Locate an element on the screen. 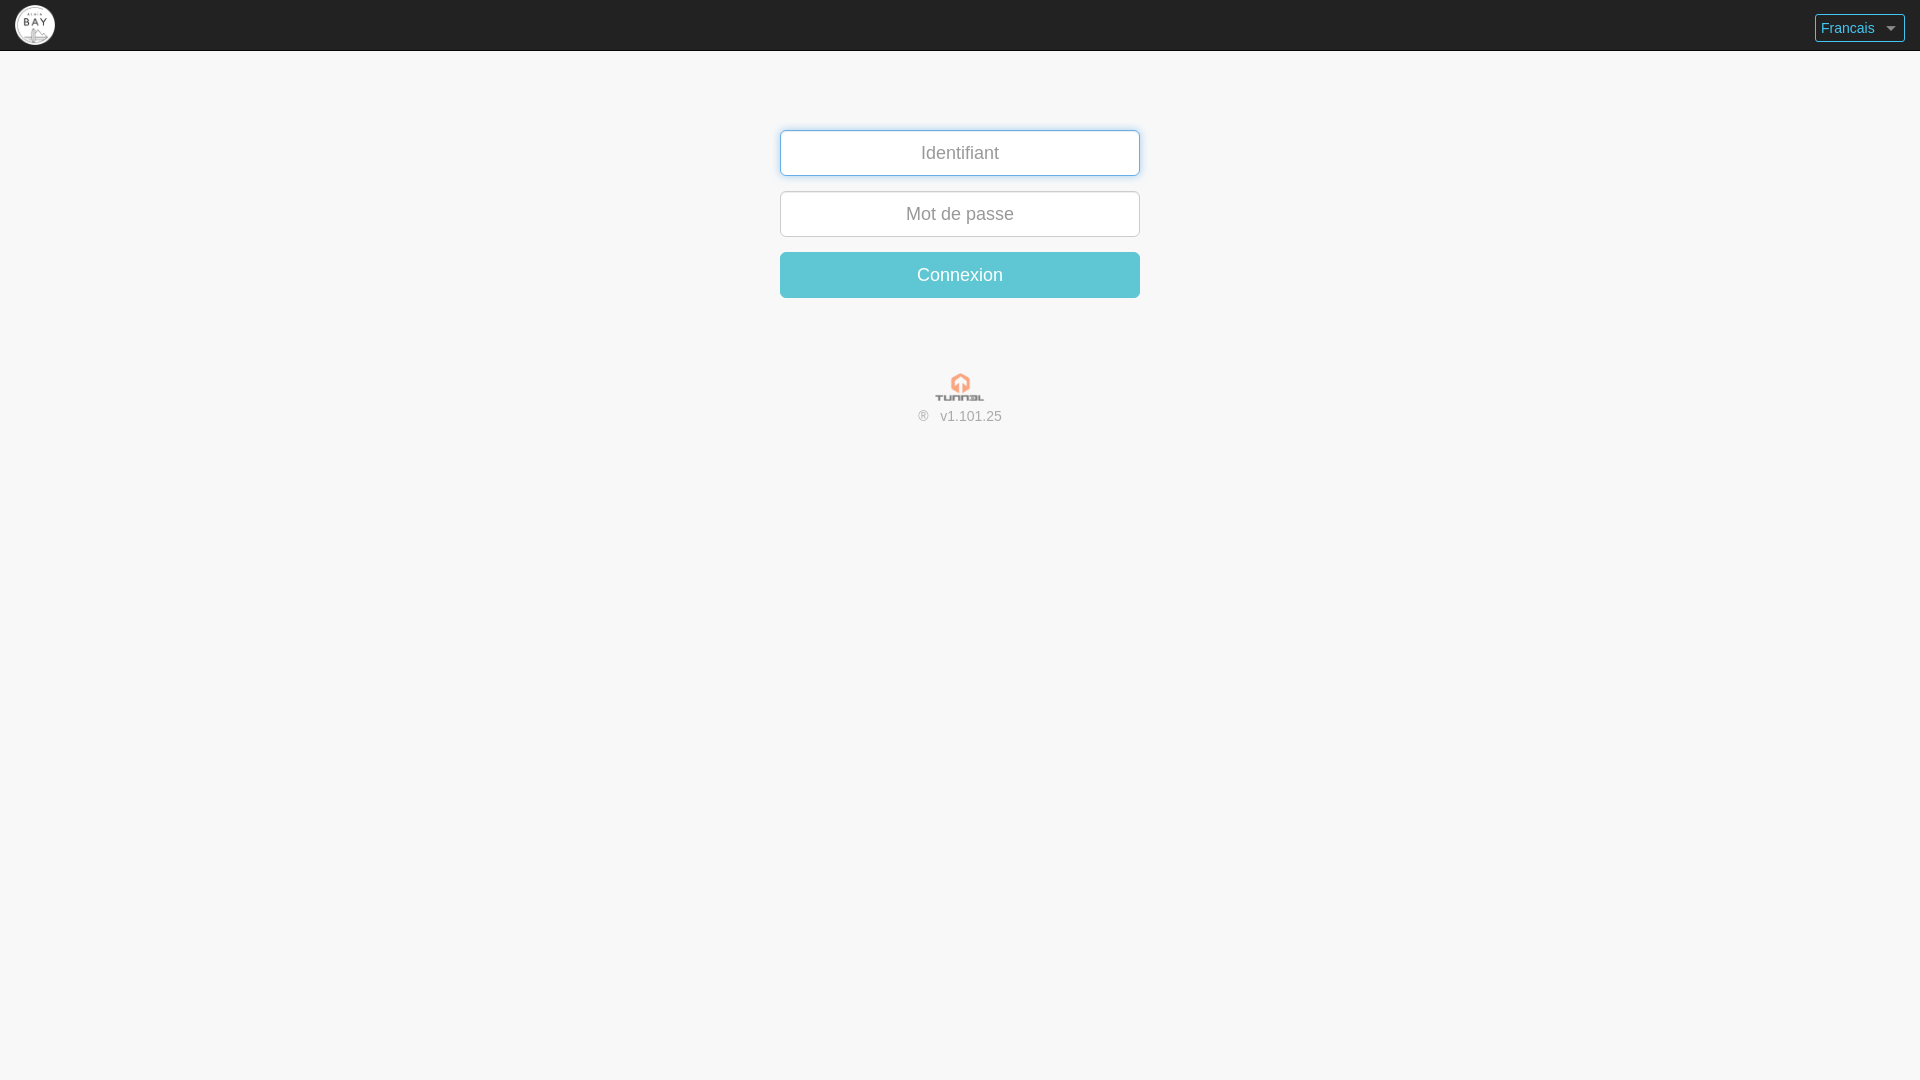 Image resolution: width=1920 pixels, height=1080 pixels. 'Connexion' is located at coordinates (960, 274).